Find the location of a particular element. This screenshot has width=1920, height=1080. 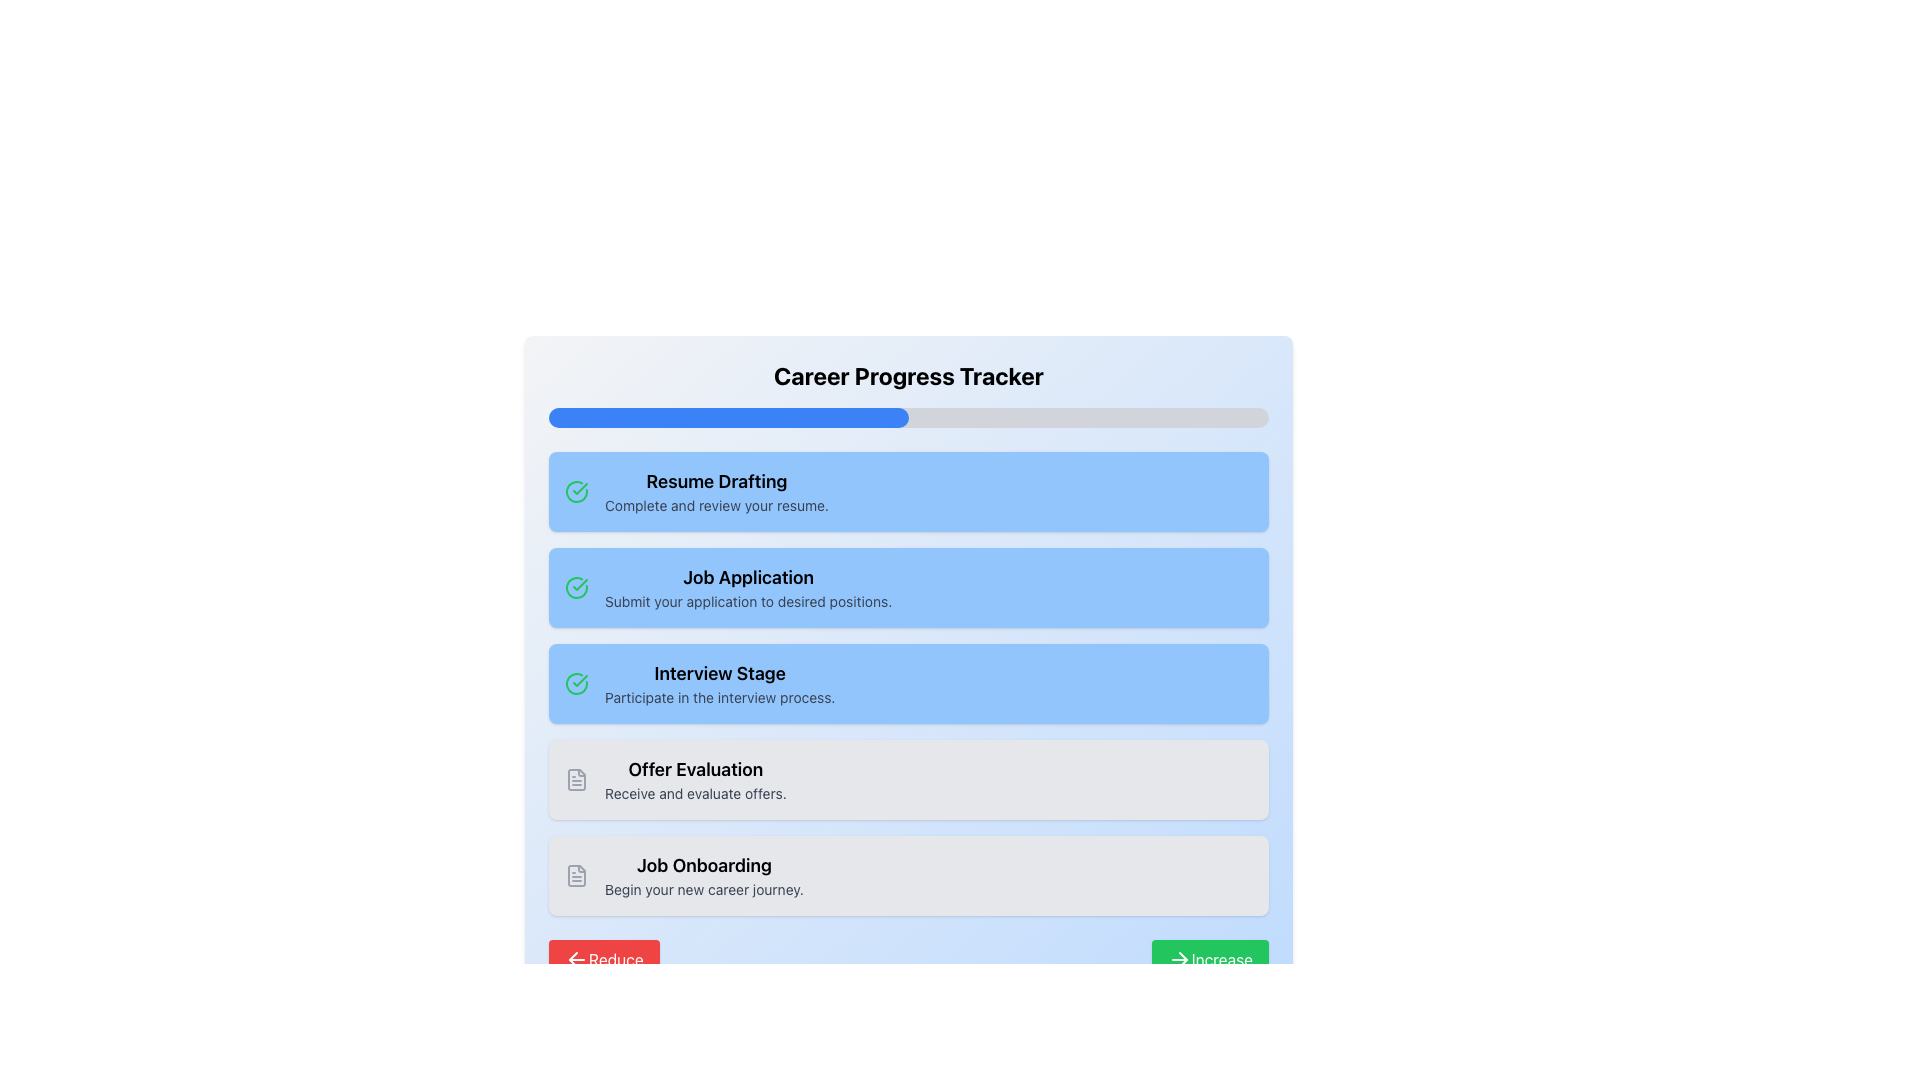

the visual cue icon representing the 'Job Onboarding' process, located to the left of the 'Job Onboarding' heading is located at coordinates (575, 874).